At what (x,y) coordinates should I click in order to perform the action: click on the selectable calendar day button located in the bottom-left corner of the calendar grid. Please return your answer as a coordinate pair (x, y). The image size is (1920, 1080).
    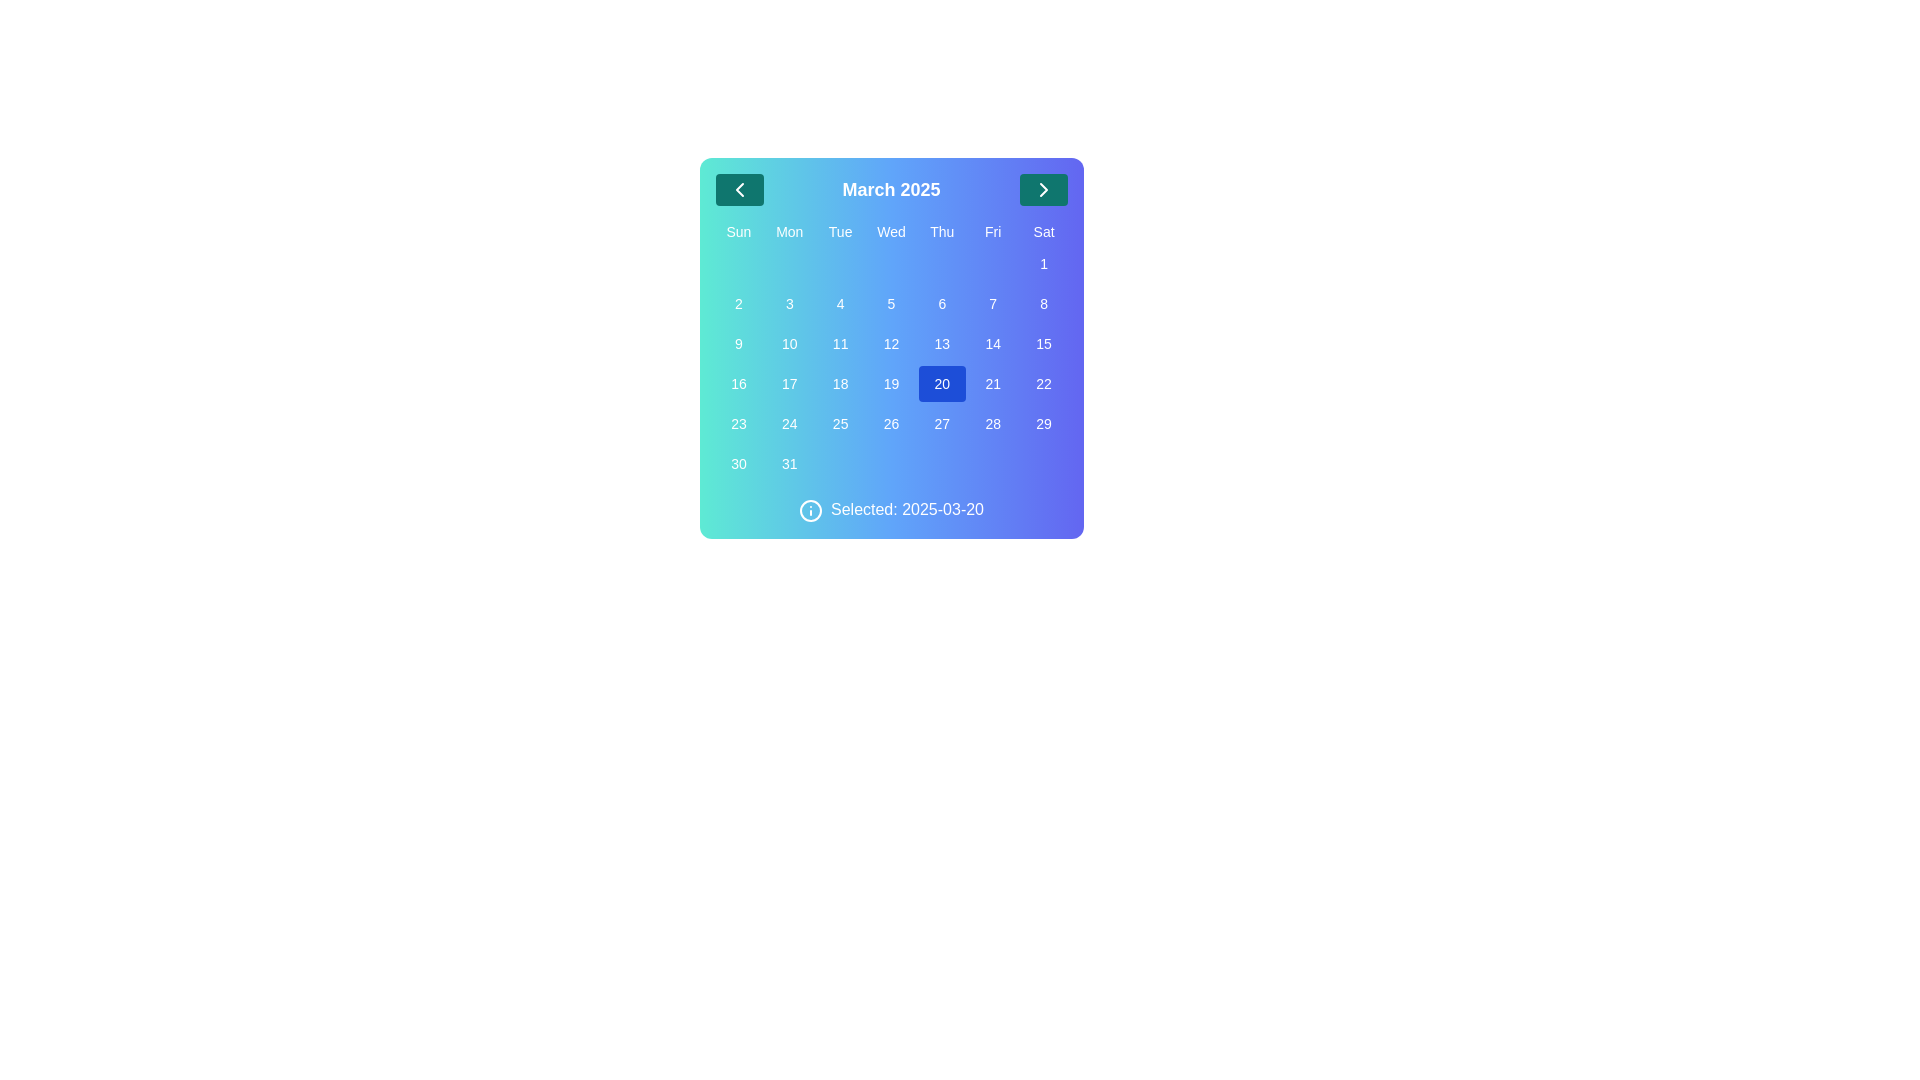
    Looking at the image, I should click on (738, 463).